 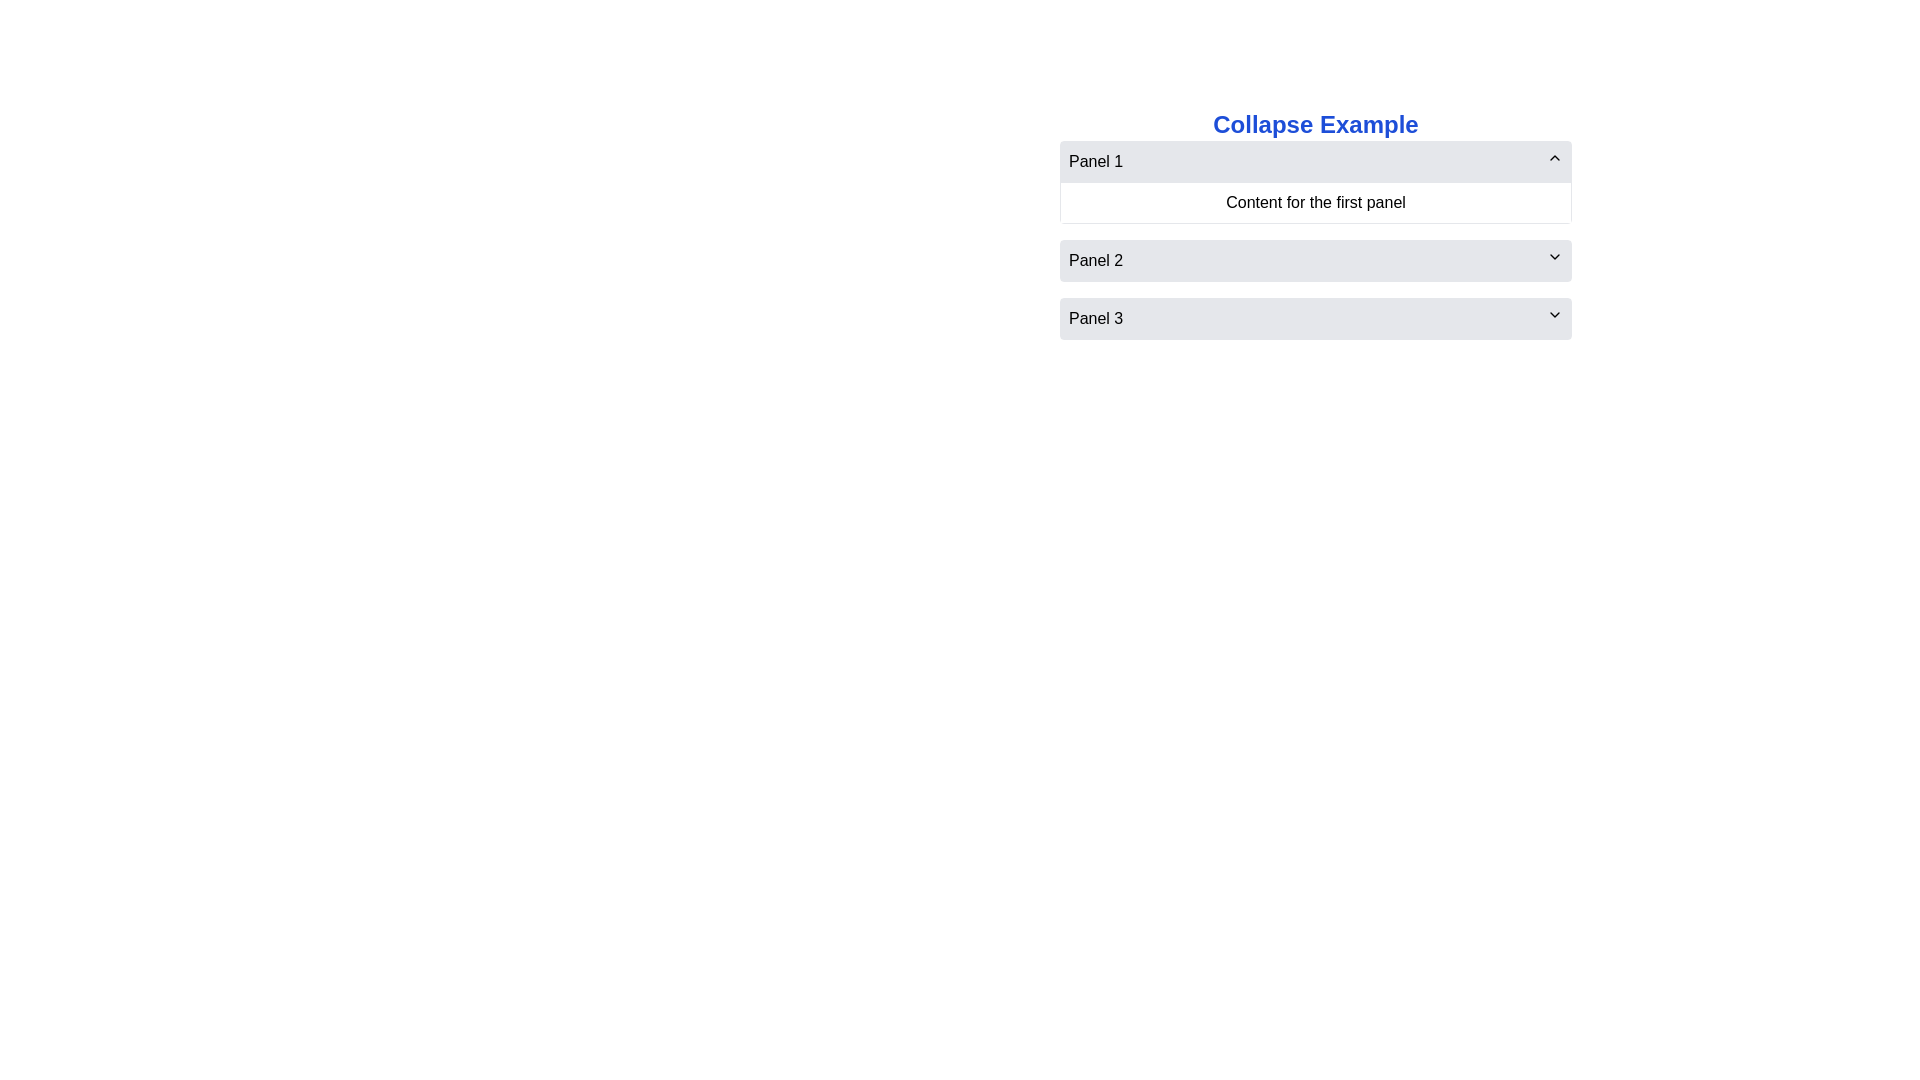 What do you see at coordinates (1554, 157) in the screenshot?
I see `the Chevron Up icon located on the far right side of the 'Panel 1' header` at bounding box center [1554, 157].